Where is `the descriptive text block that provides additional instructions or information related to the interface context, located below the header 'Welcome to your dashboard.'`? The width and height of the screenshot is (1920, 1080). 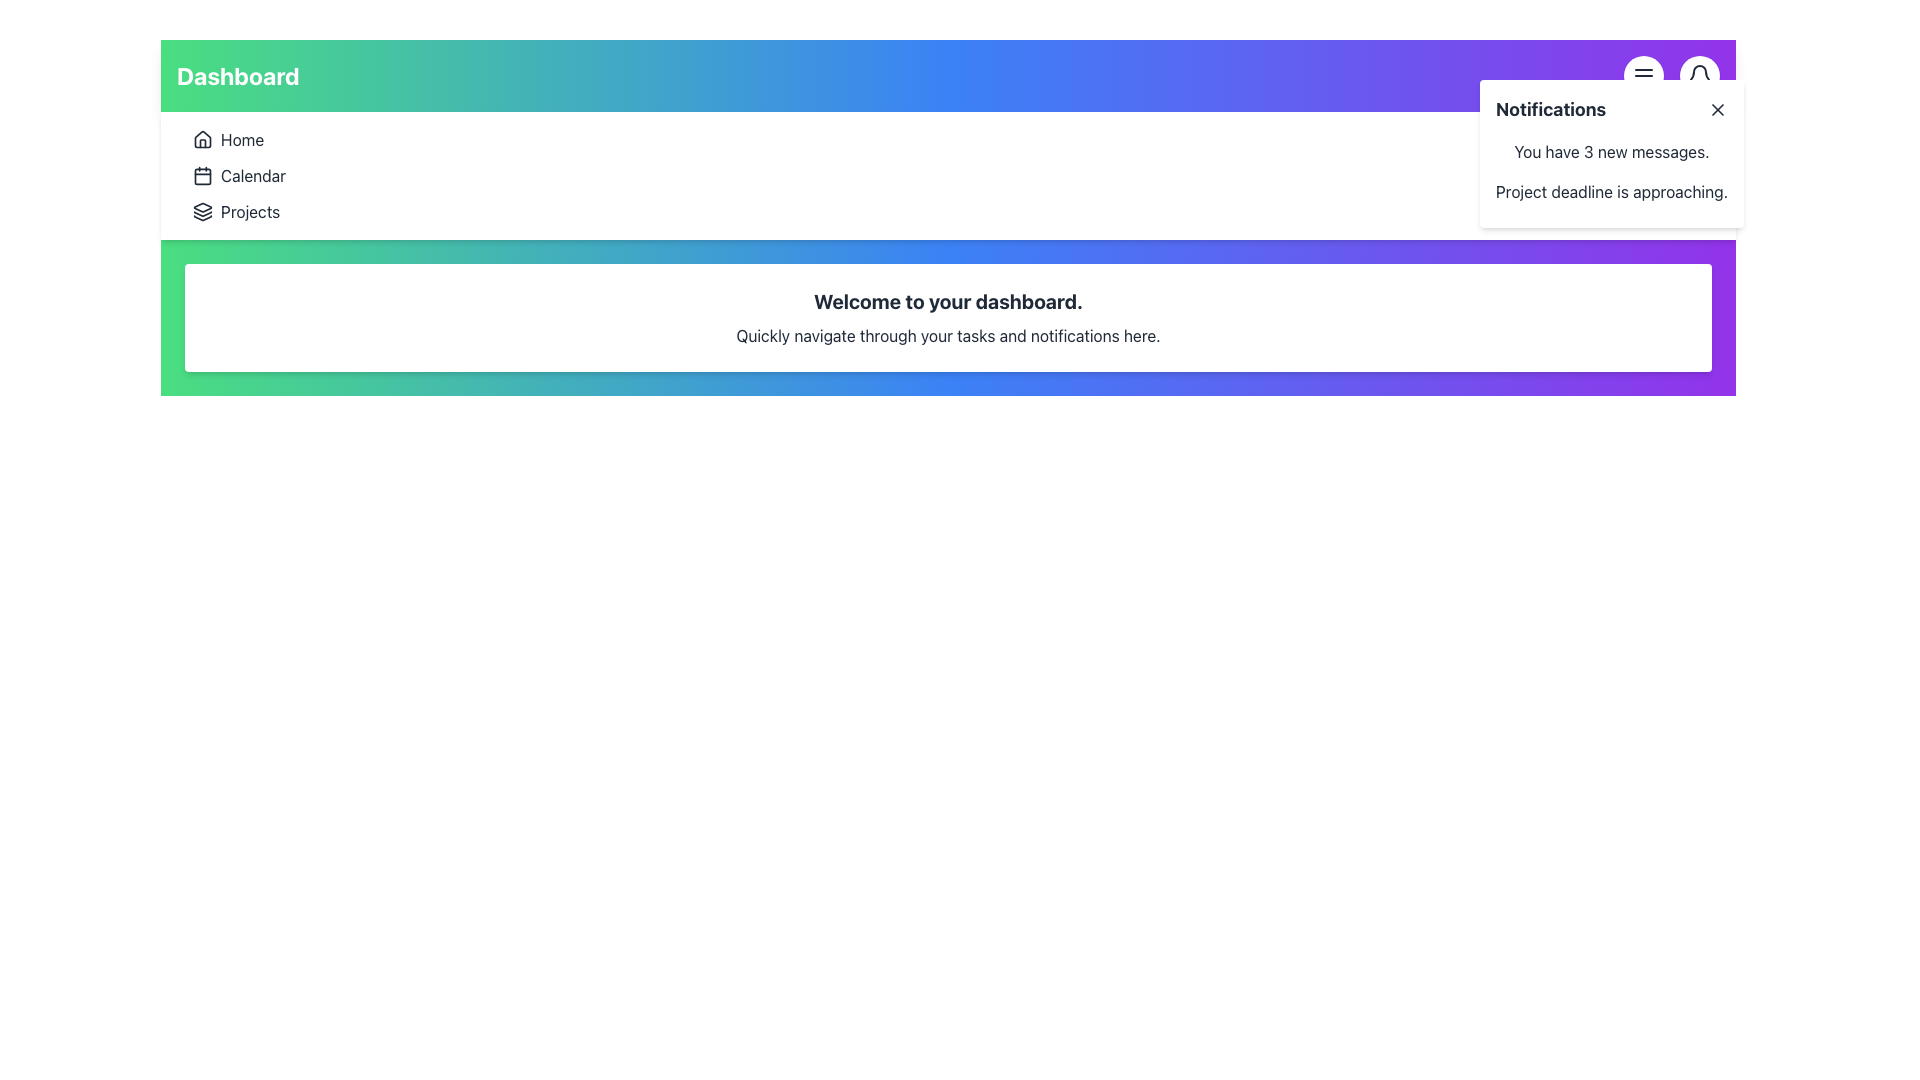 the descriptive text block that provides additional instructions or information related to the interface context, located below the header 'Welcome to your dashboard.' is located at coordinates (947, 334).